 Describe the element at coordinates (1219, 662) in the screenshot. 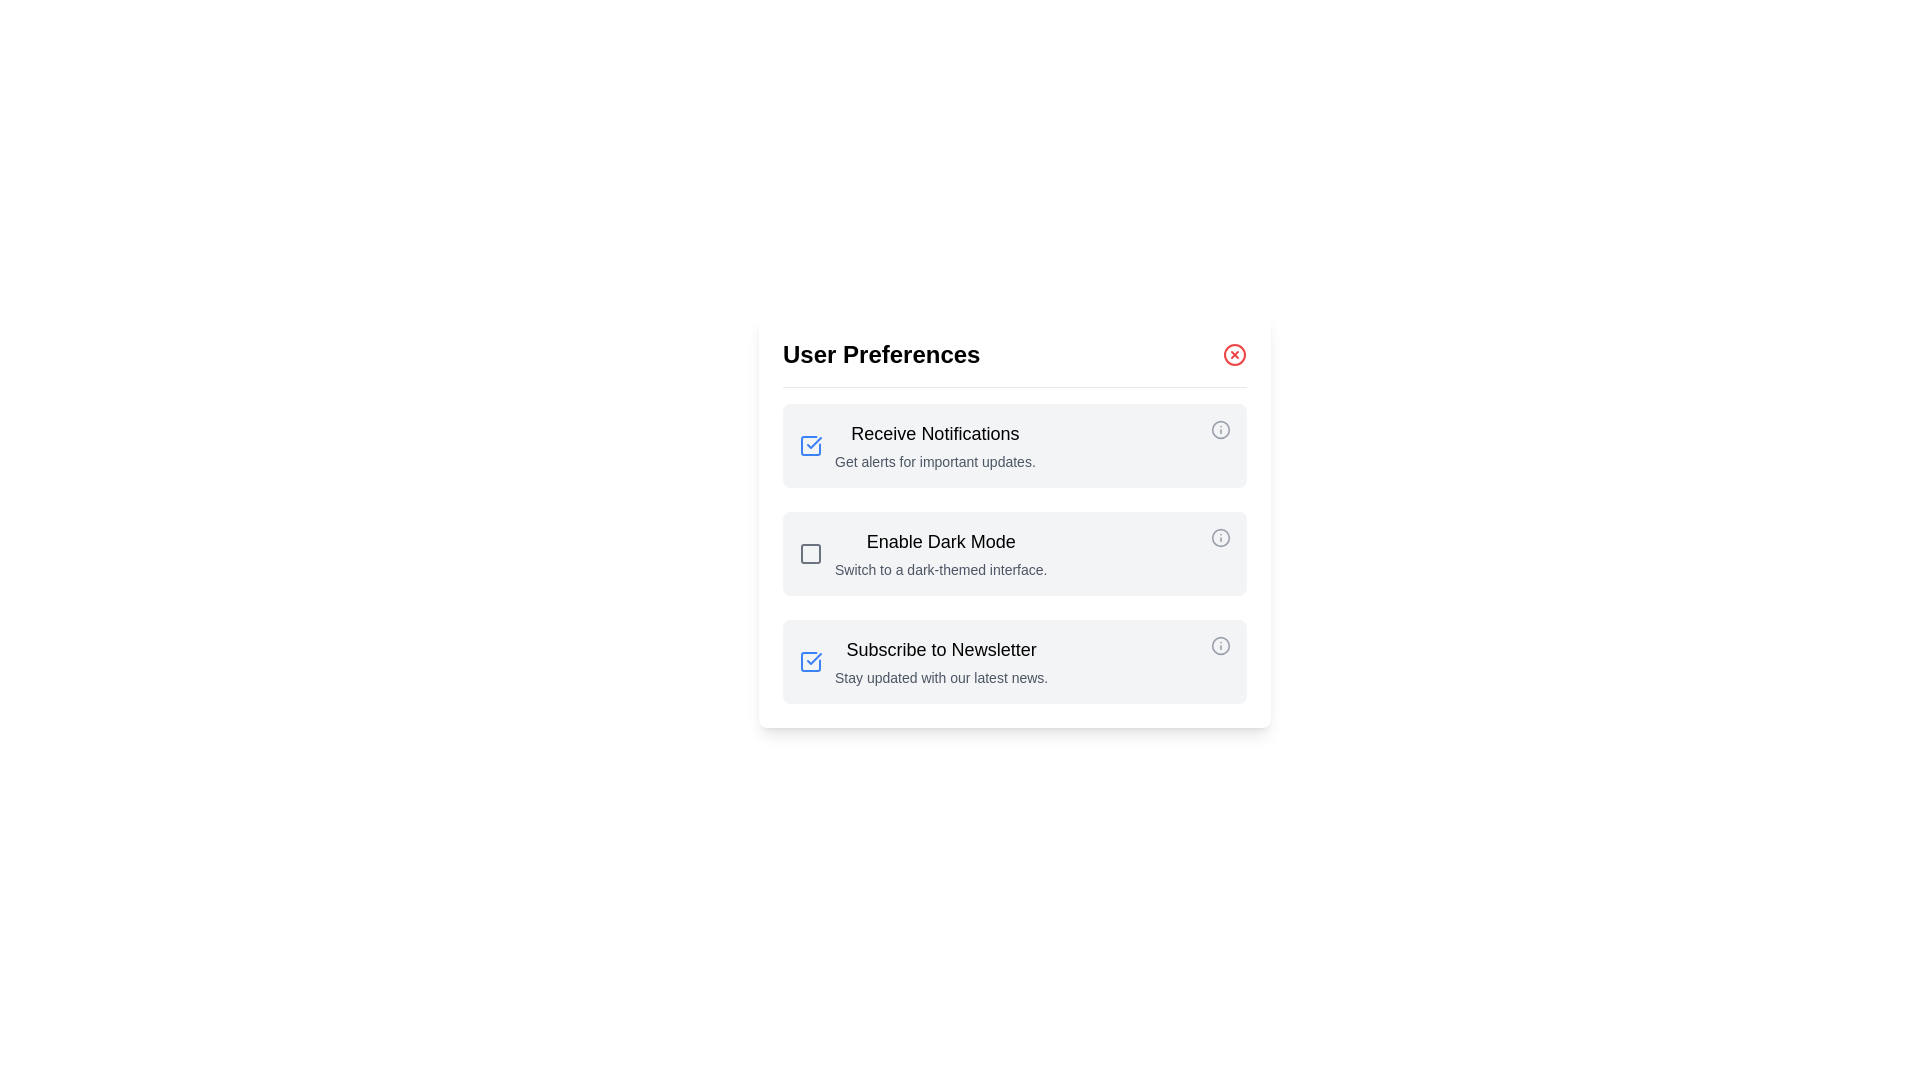

I see `the Tooltip trigger icon located to the right of the 'Subscribe to Newsletter' setting` at that location.